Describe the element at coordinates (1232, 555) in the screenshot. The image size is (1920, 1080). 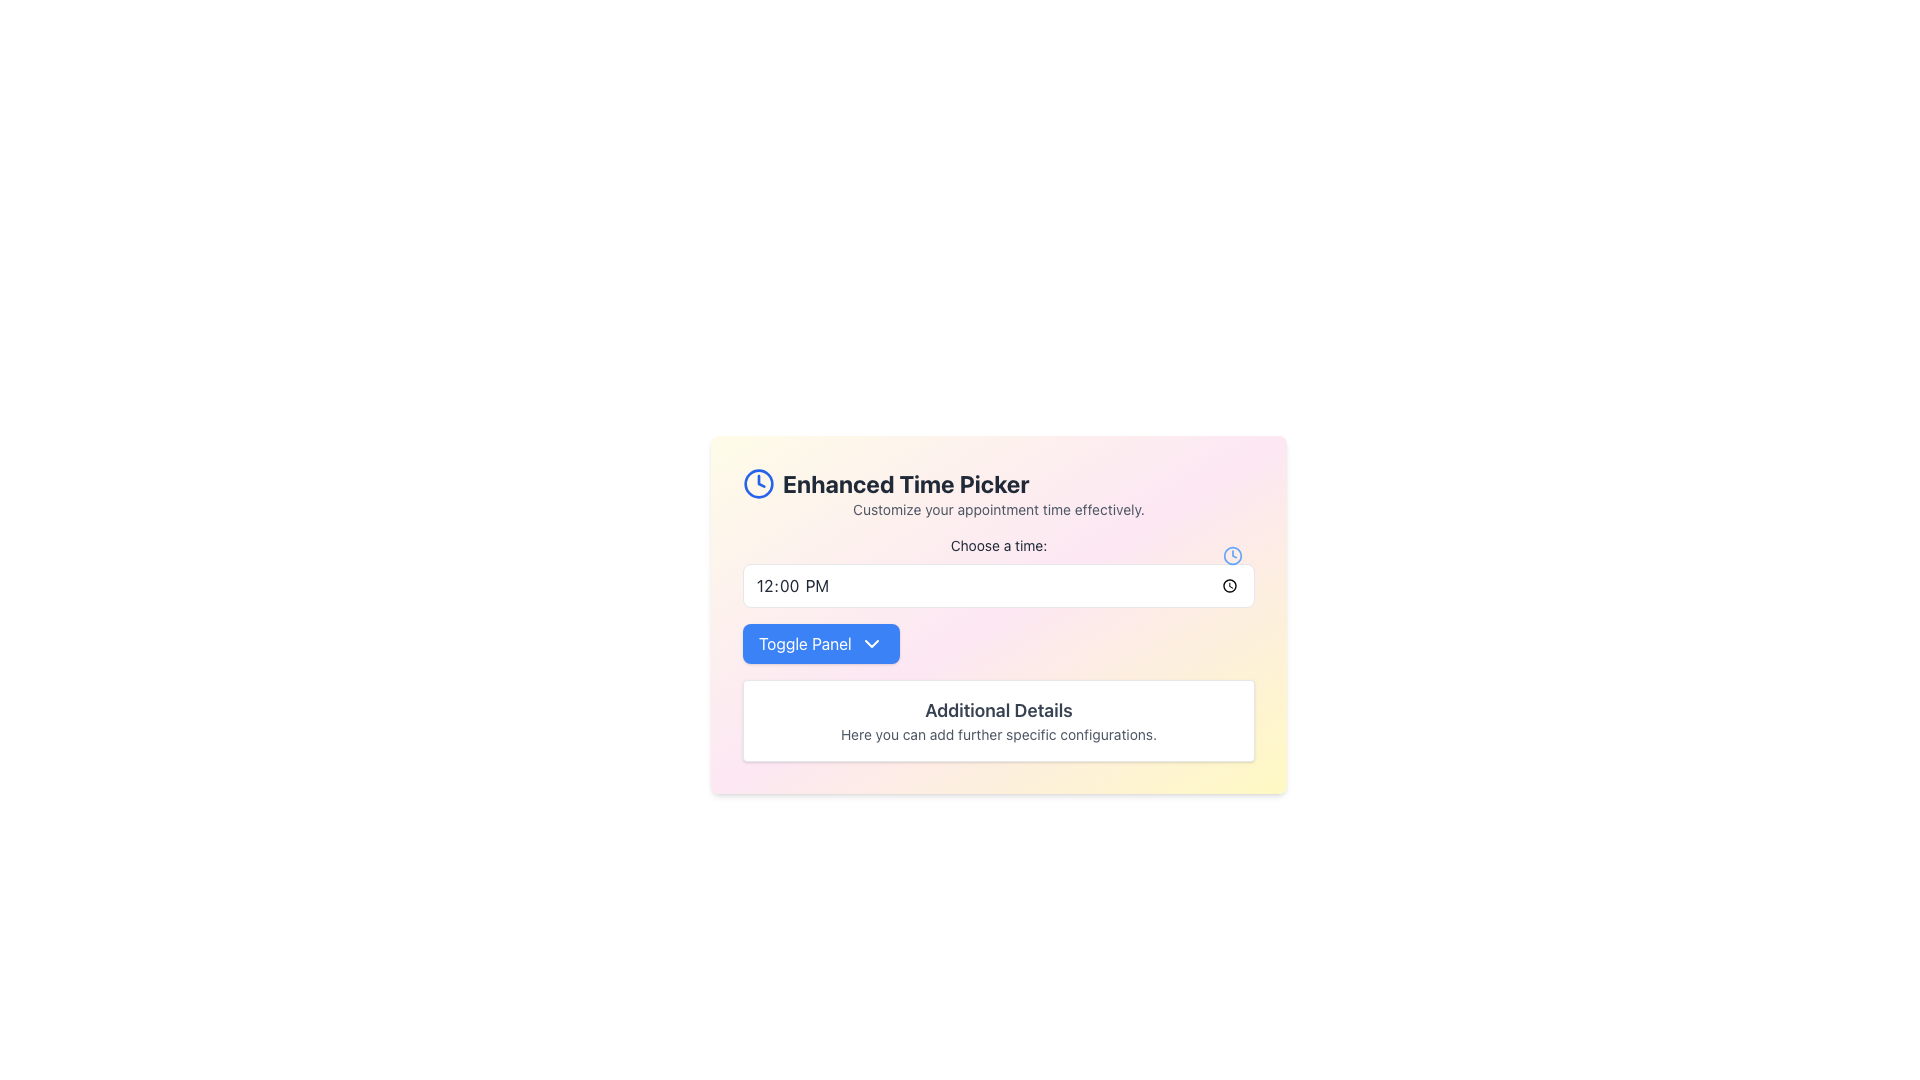
I see `the SVG Circle Element that visually represents an analog clock in the upper right corner of the 'Choose a time:' label section` at that location.